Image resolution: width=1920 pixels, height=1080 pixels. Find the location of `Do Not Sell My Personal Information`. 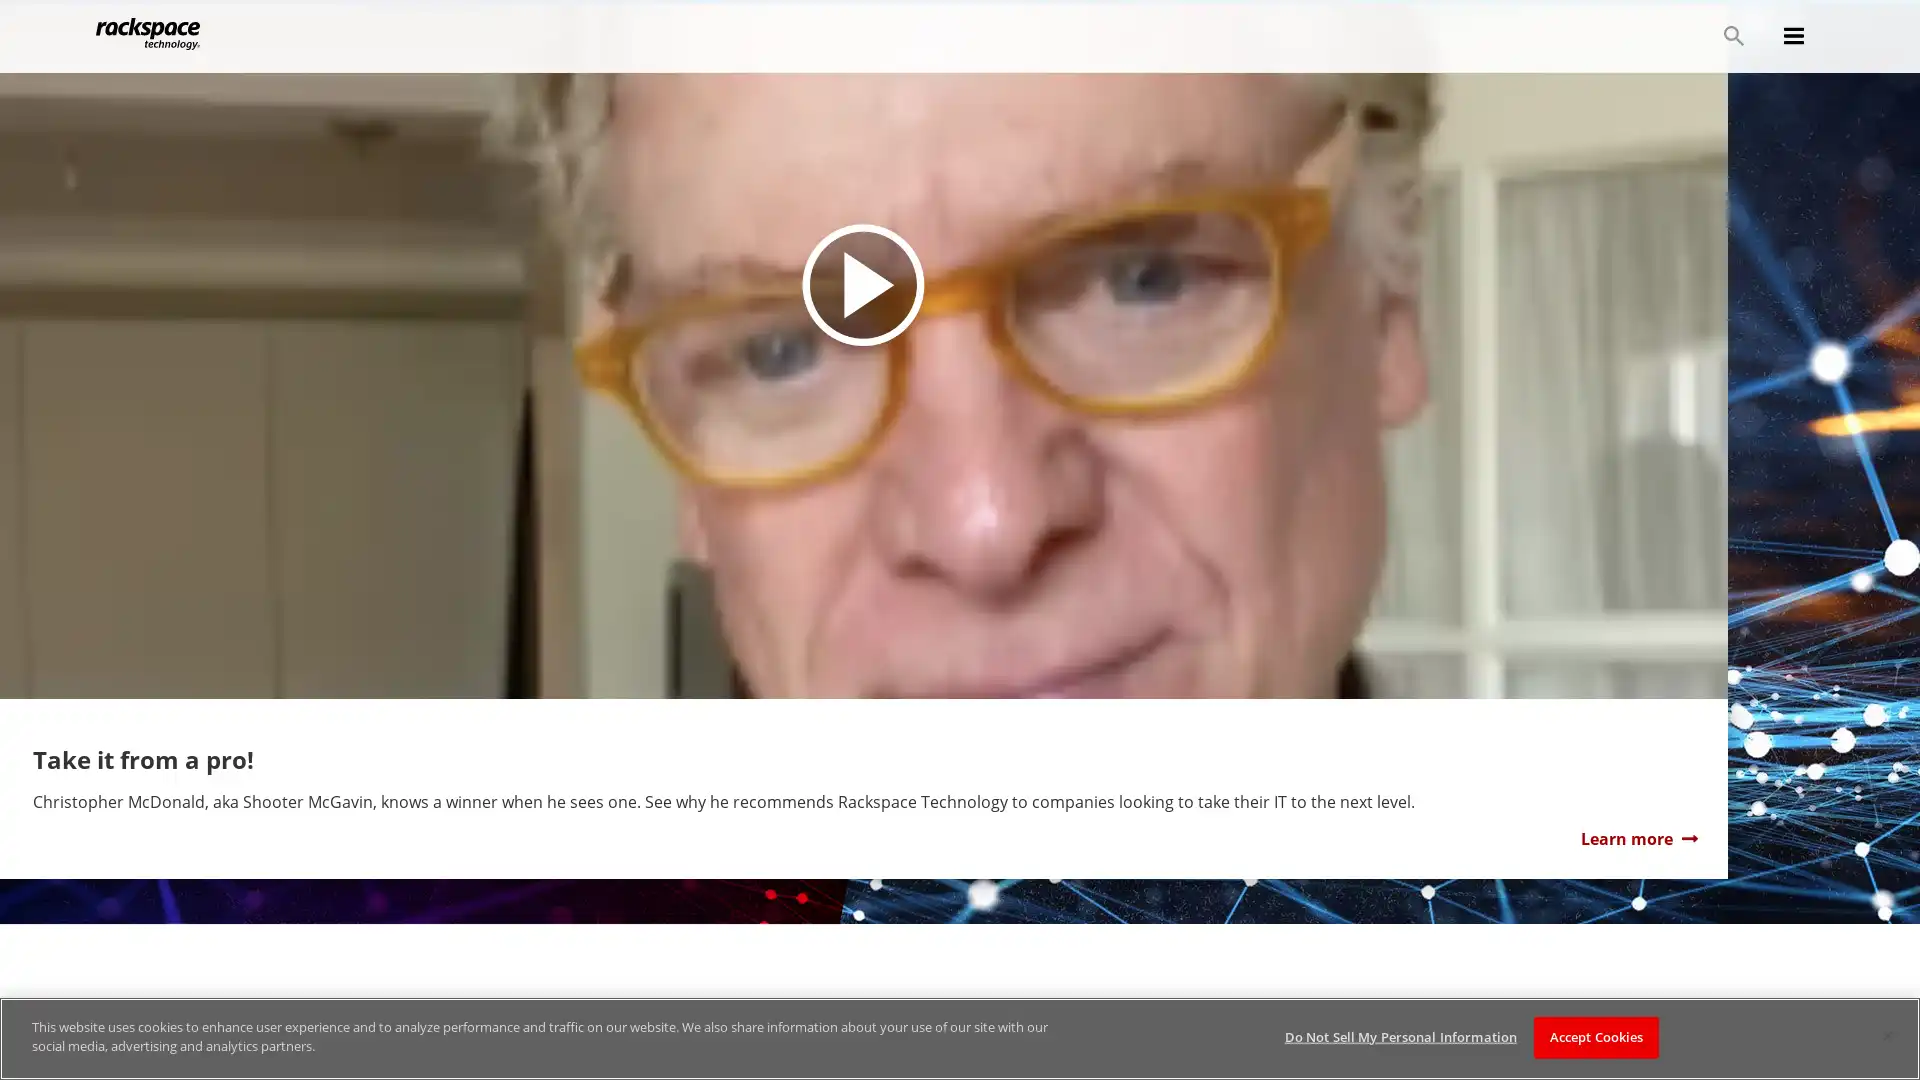

Do Not Sell My Personal Information is located at coordinates (1399, 1036).